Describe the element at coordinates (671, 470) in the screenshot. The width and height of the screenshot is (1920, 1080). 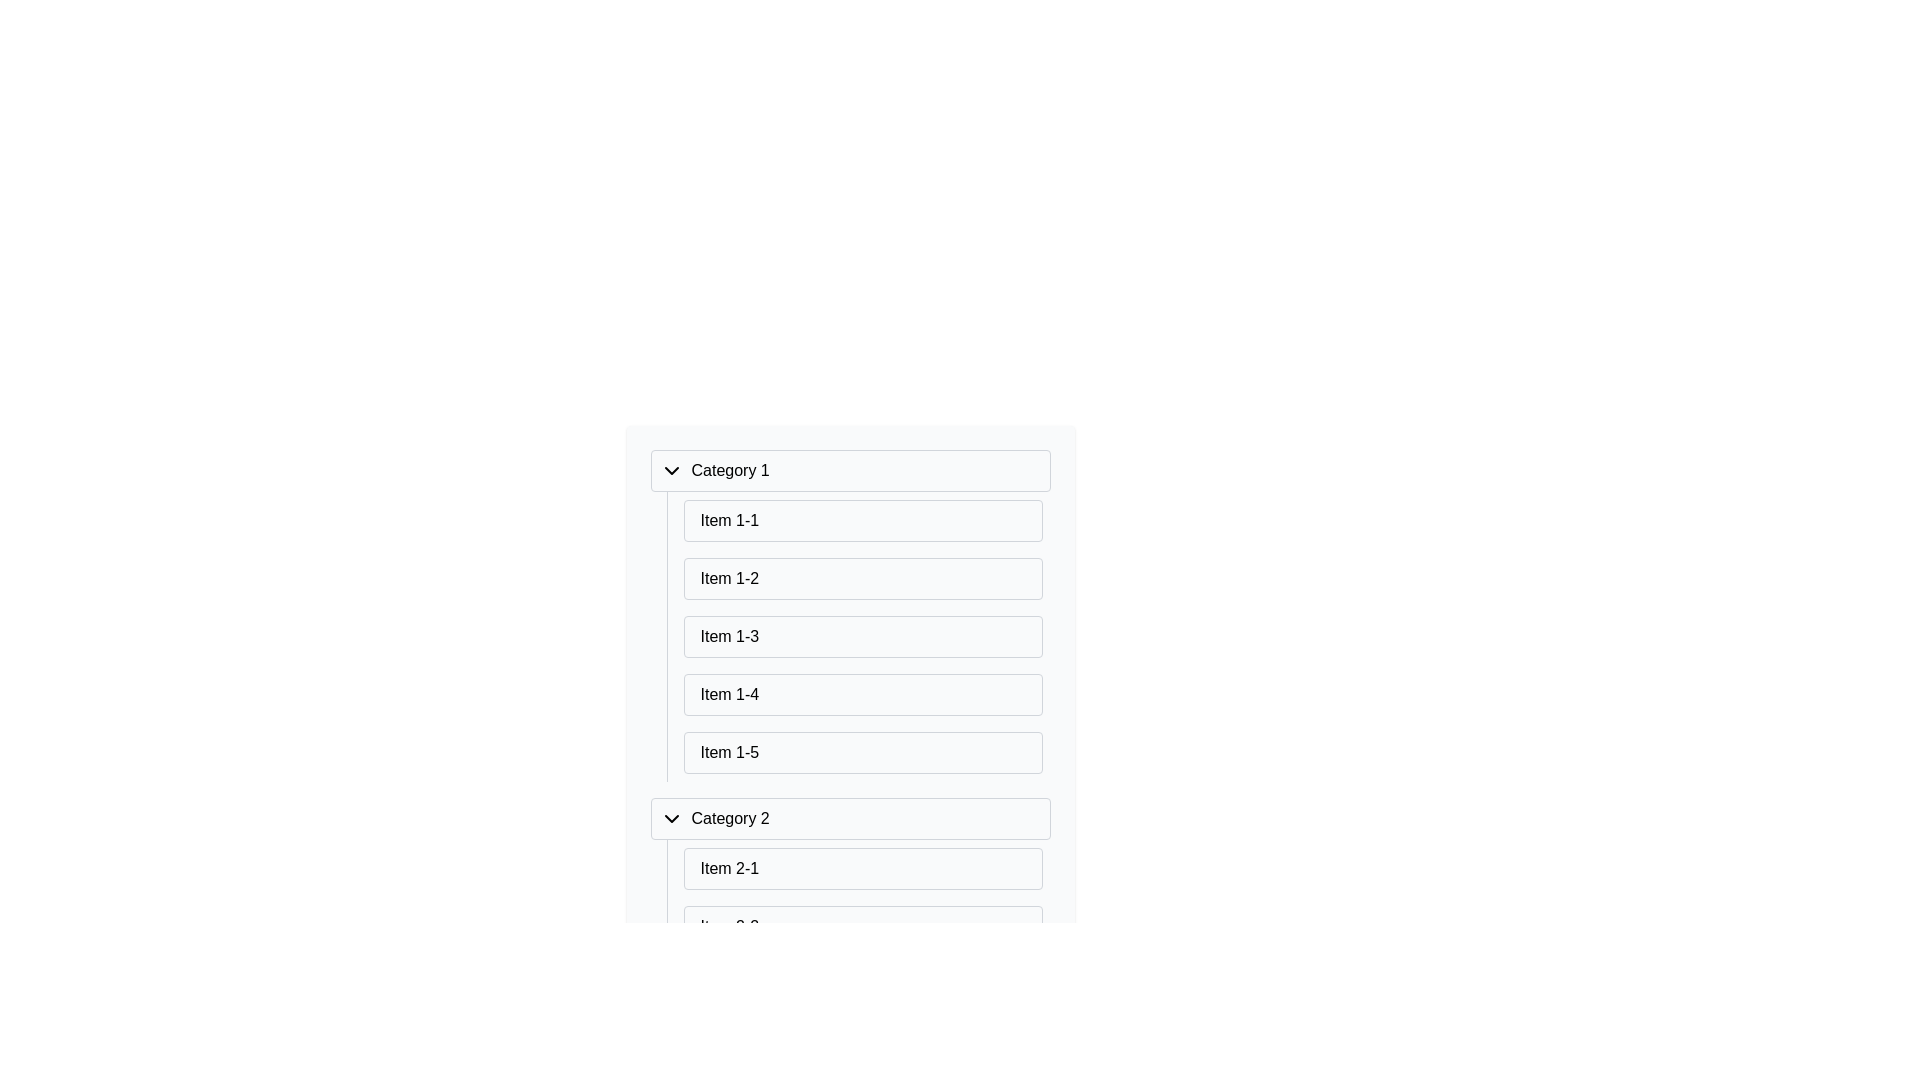
I see `the dropdown toggle icon` at that location.